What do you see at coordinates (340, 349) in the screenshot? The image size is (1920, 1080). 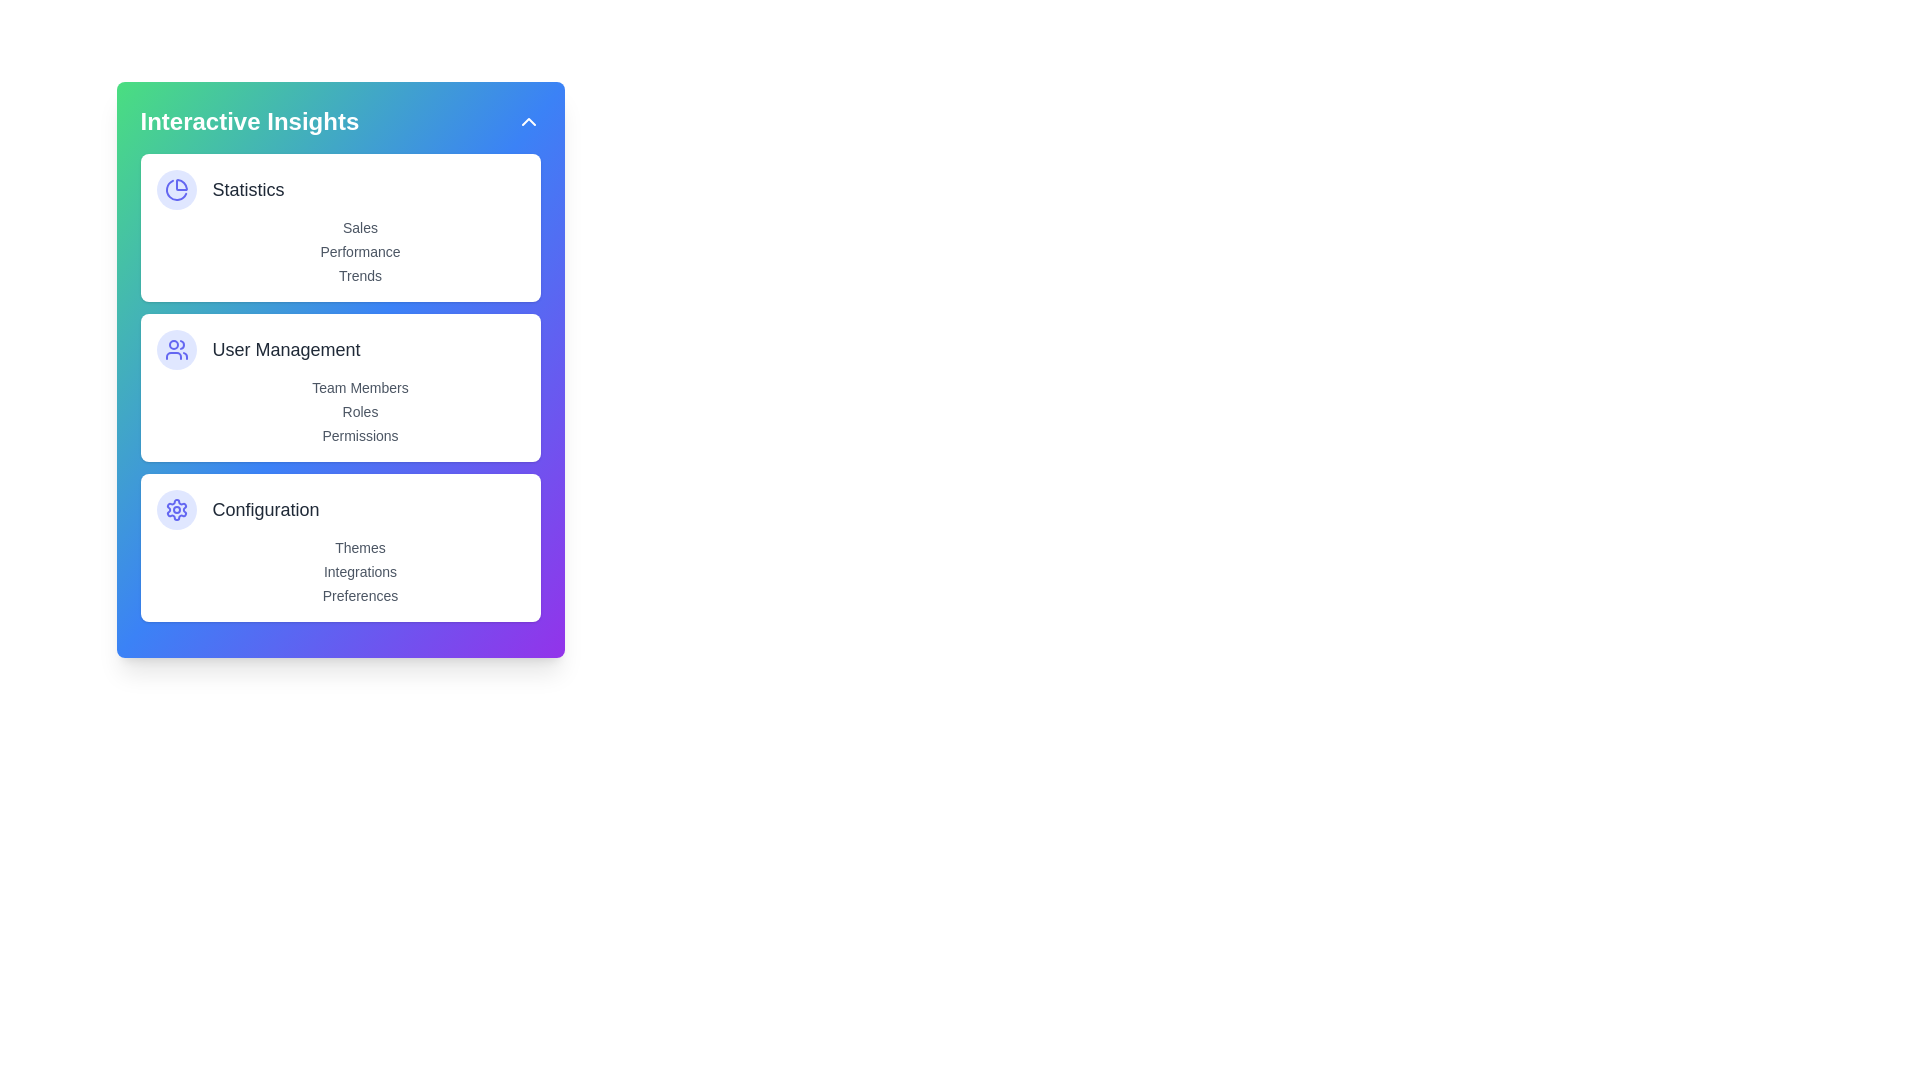 I see `the User Management section from the menu` at bounding box center [340, 349].